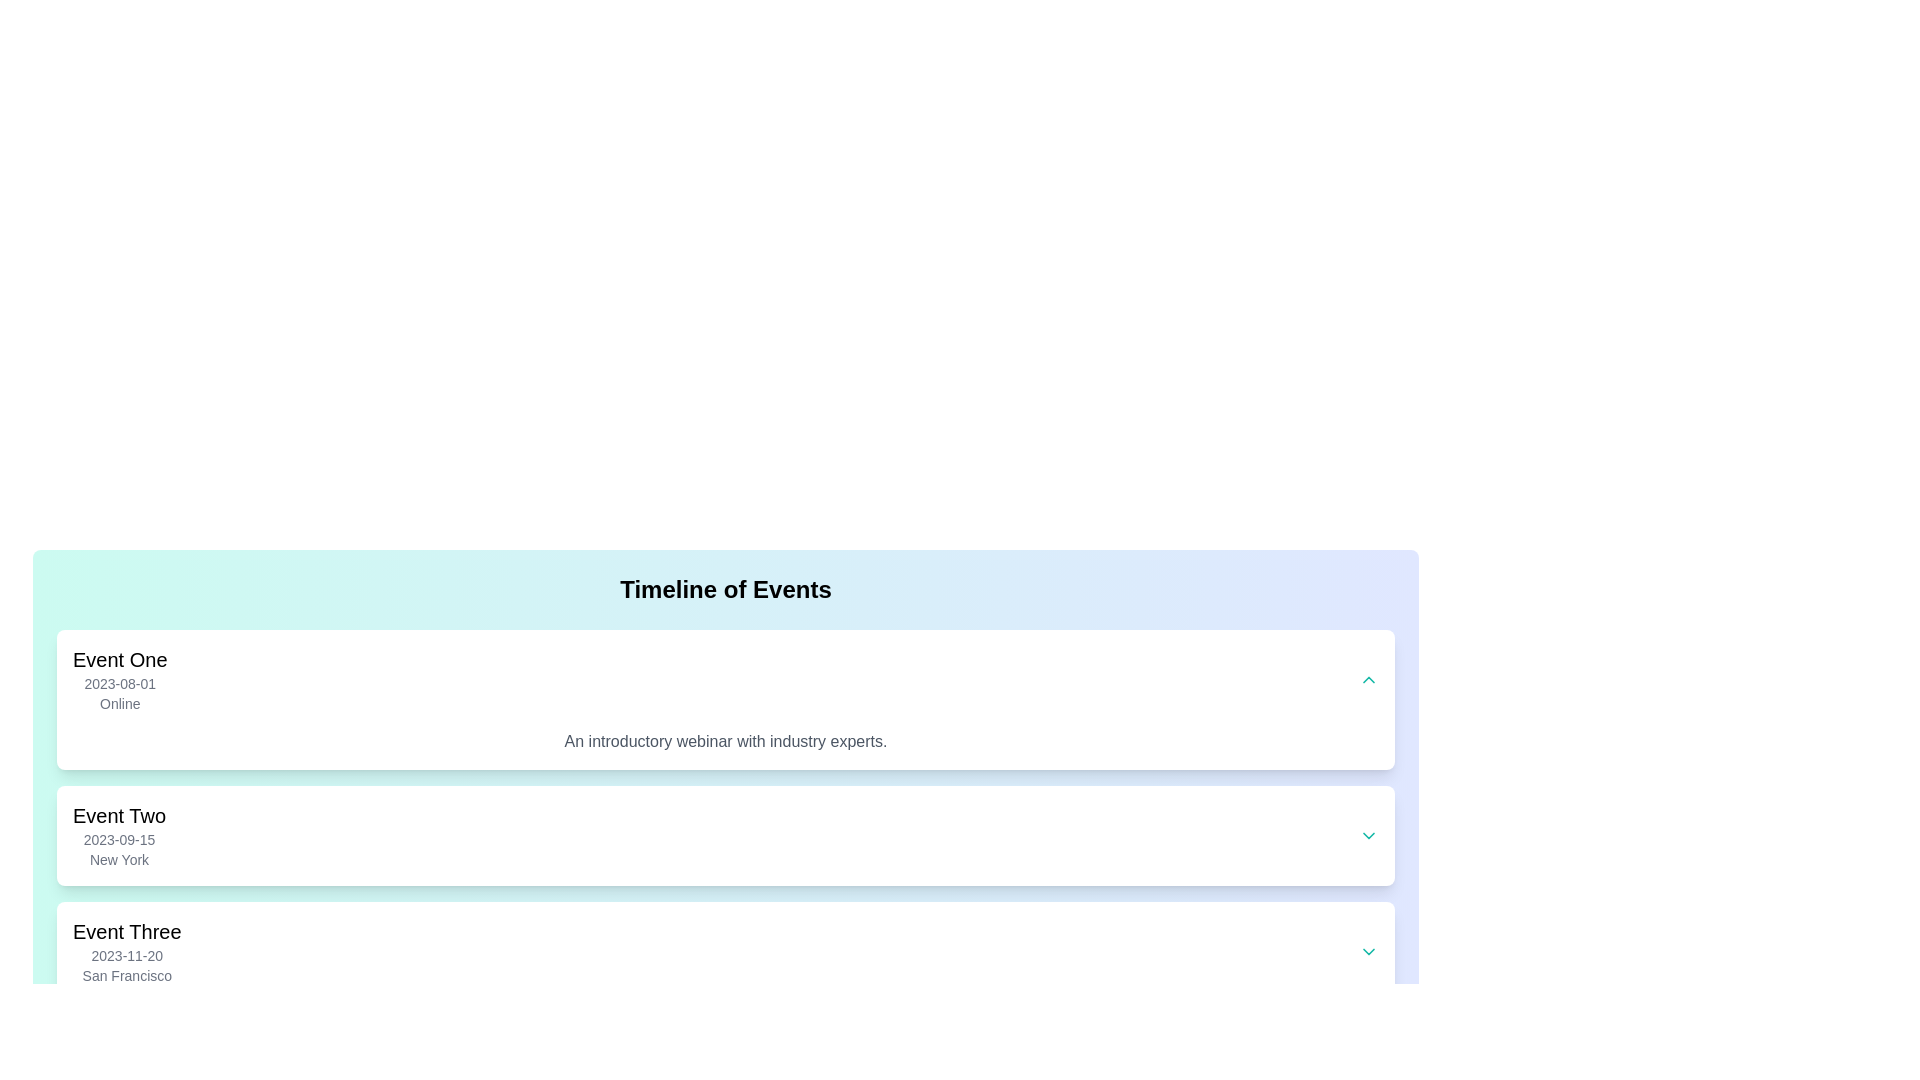  I want to click on the static text label displaying the date '2023-09-15' located under the heading 'Event Two' in a light gray color, so click(118, 840).